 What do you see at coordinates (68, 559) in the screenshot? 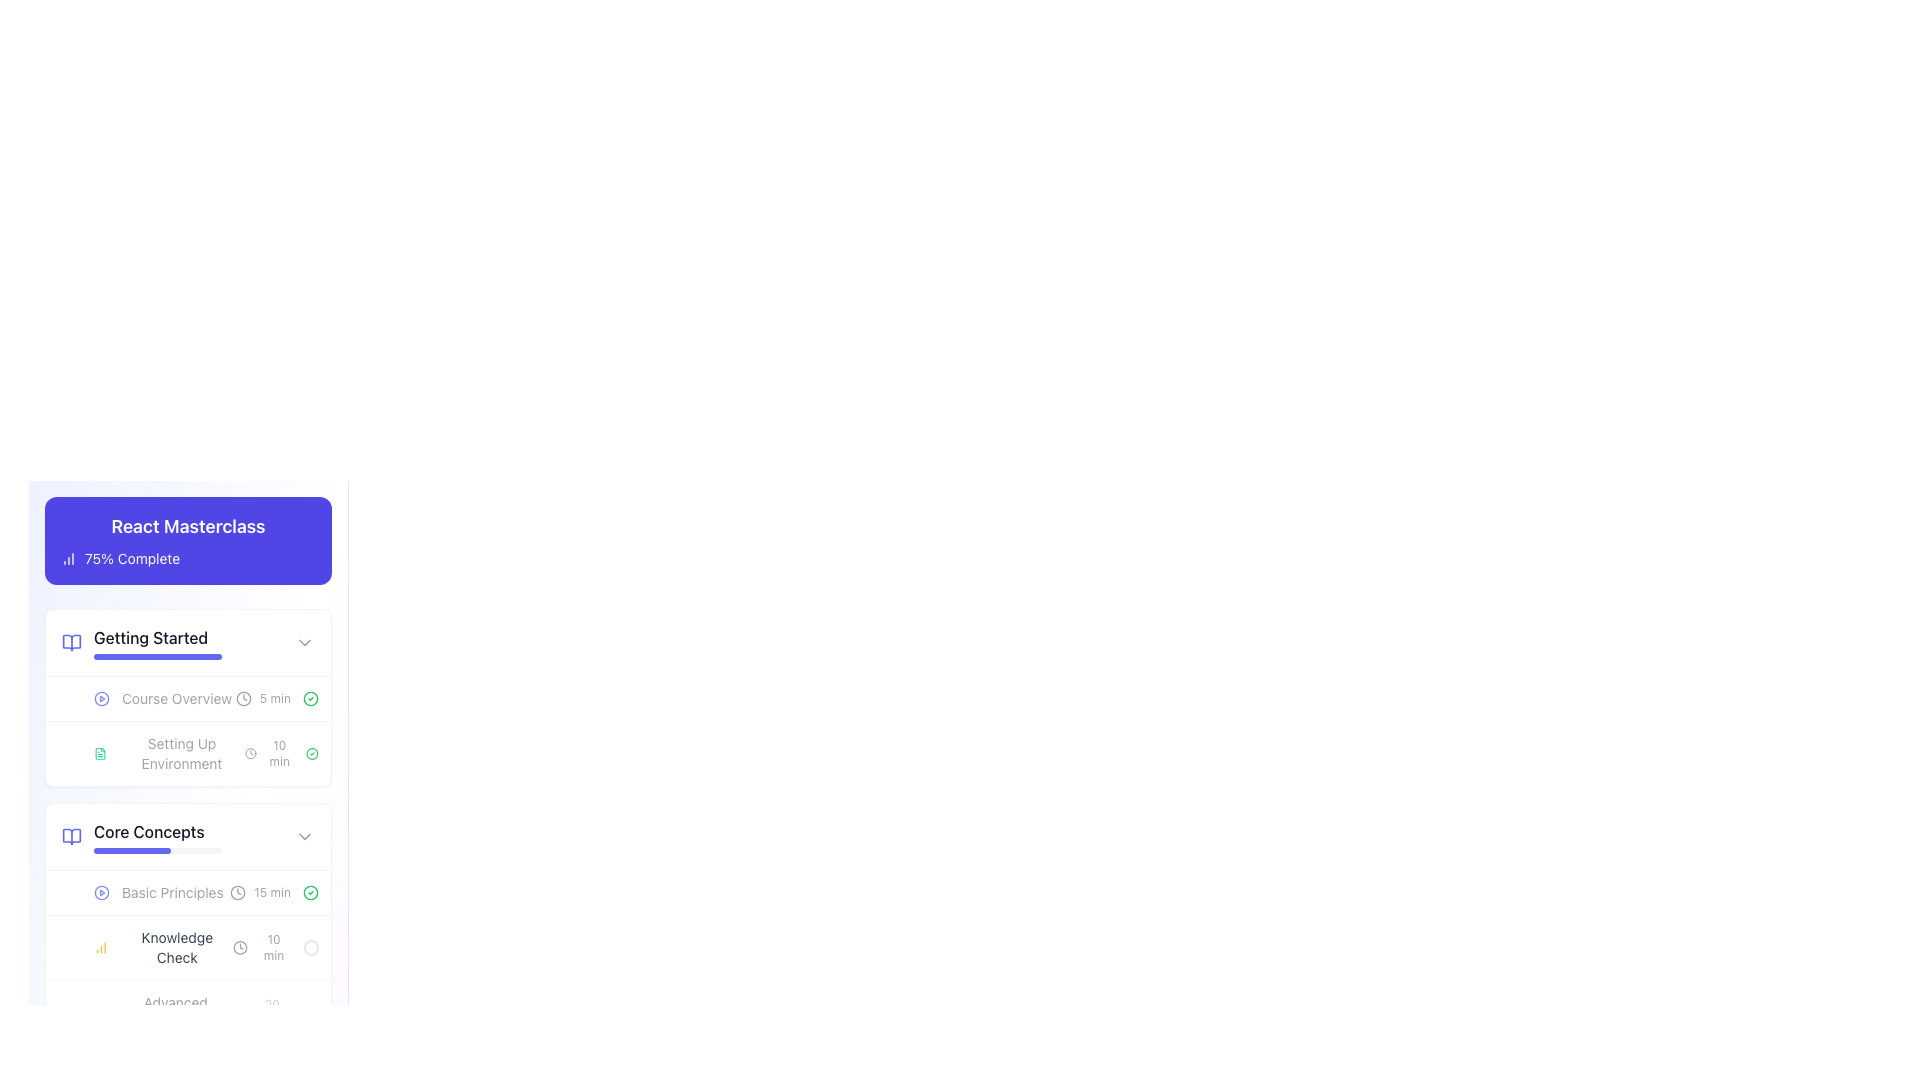
I see `the progress summary icon located to the left of the text '75% Complete' in the 'React Masterclass' section` at bounding box center [68, 559].